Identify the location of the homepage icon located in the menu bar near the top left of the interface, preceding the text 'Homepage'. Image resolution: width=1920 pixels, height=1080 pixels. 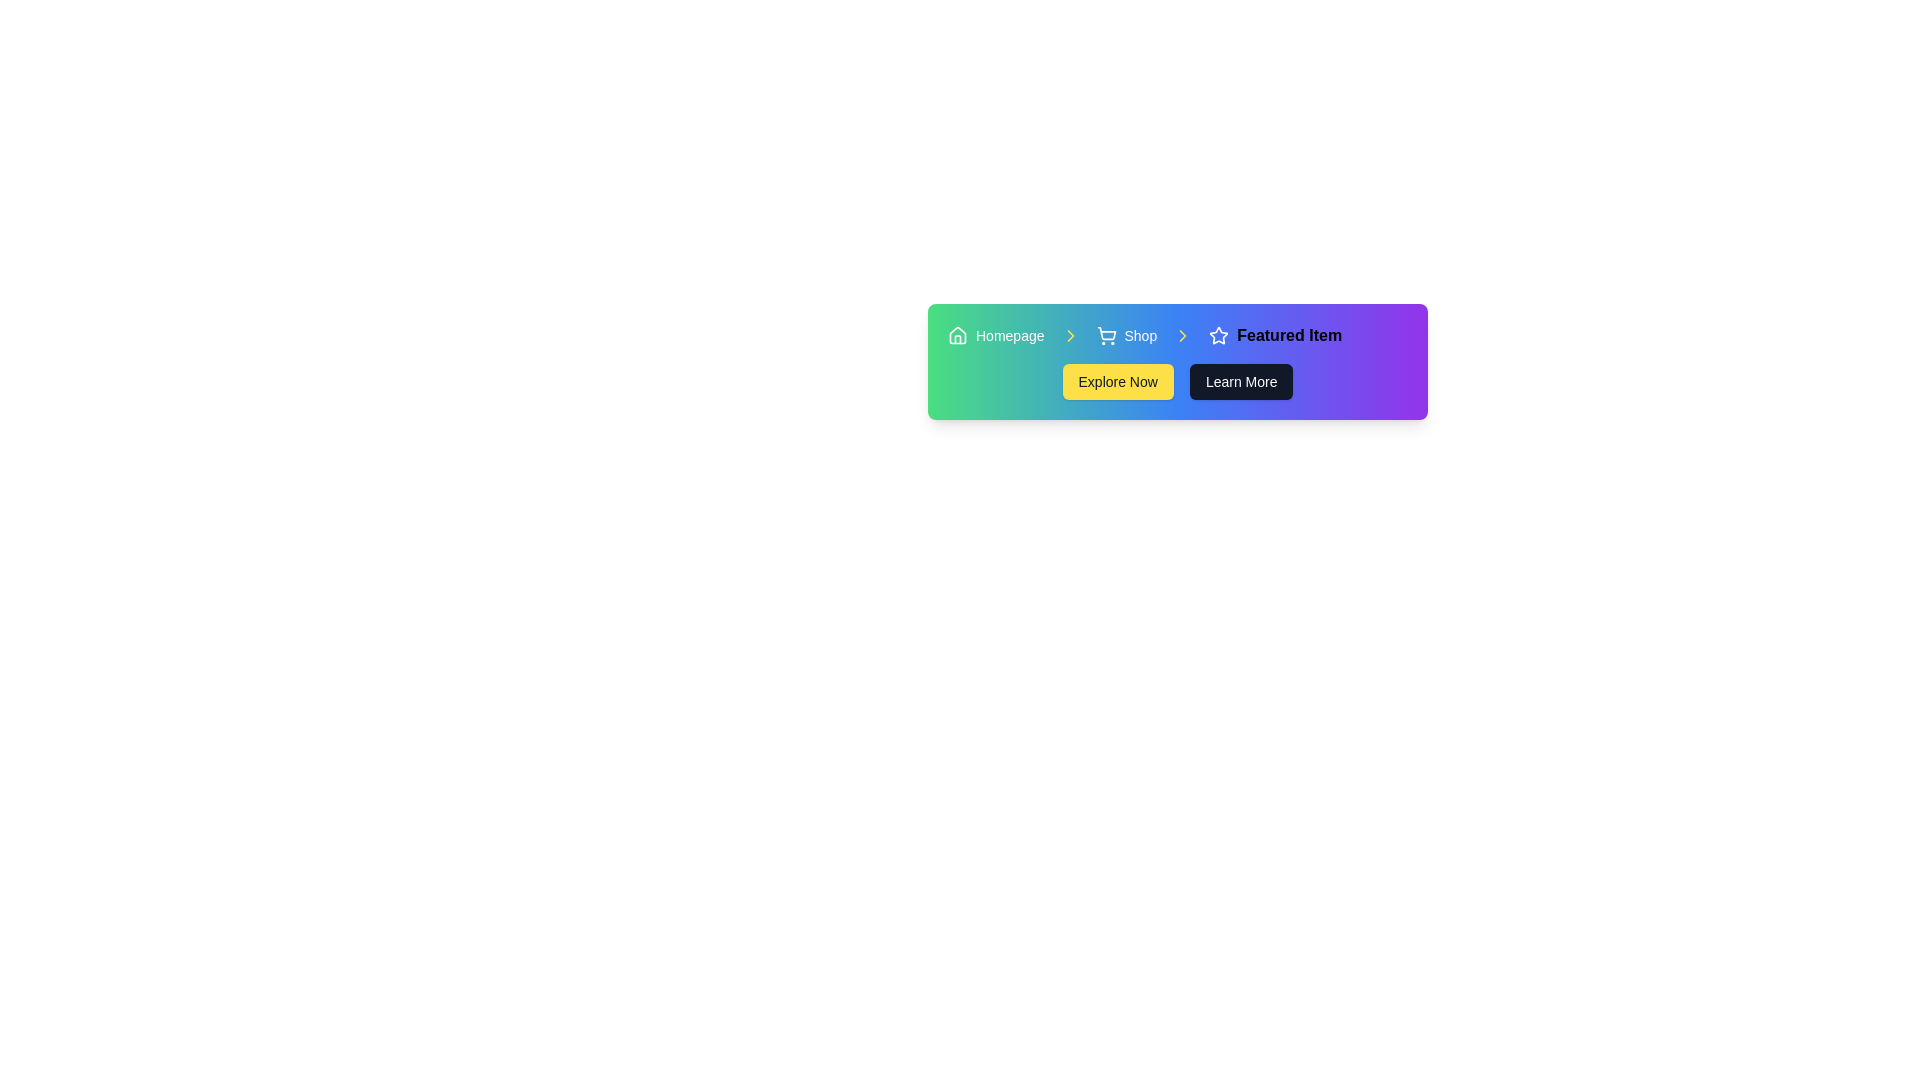
(957, 334).